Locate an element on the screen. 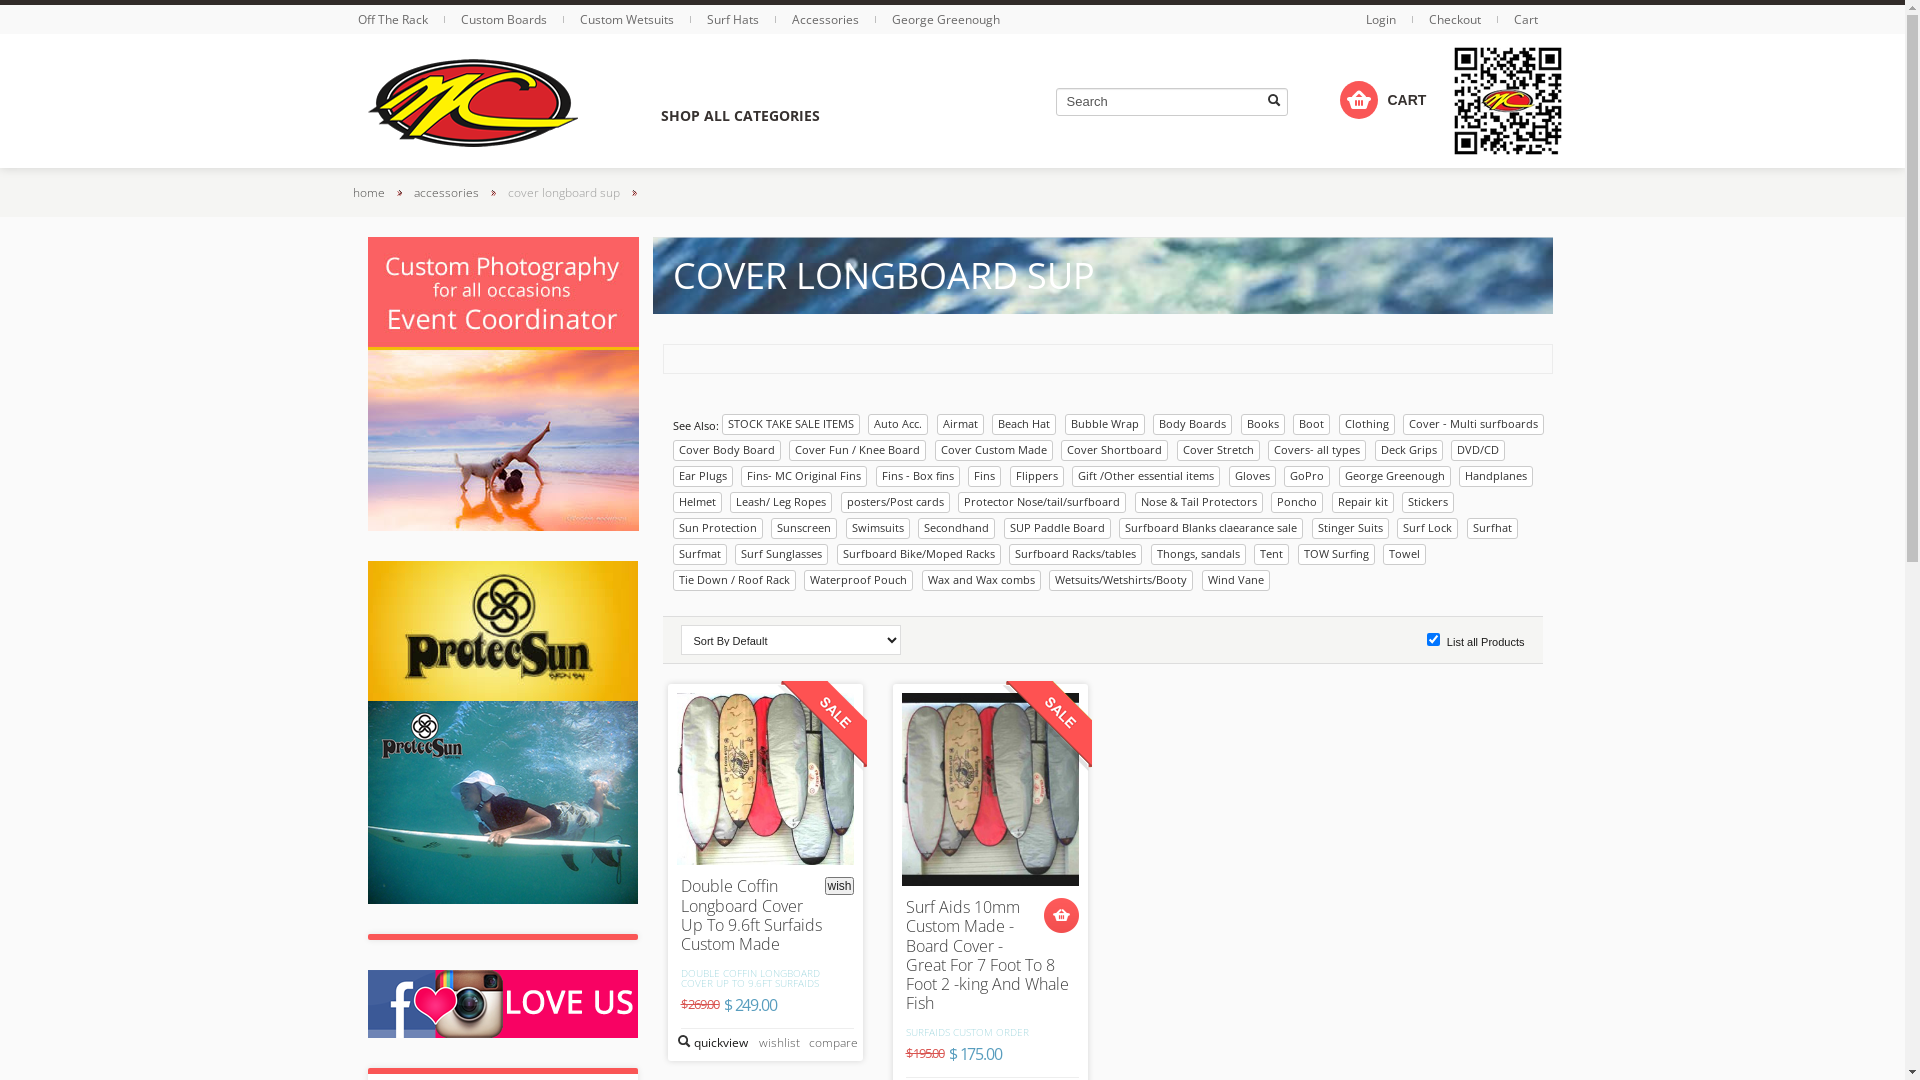 Image resolution: width=1920 pixels, height=1080 pixels. 'Handplanes' is located at coordinates (1496, 476).